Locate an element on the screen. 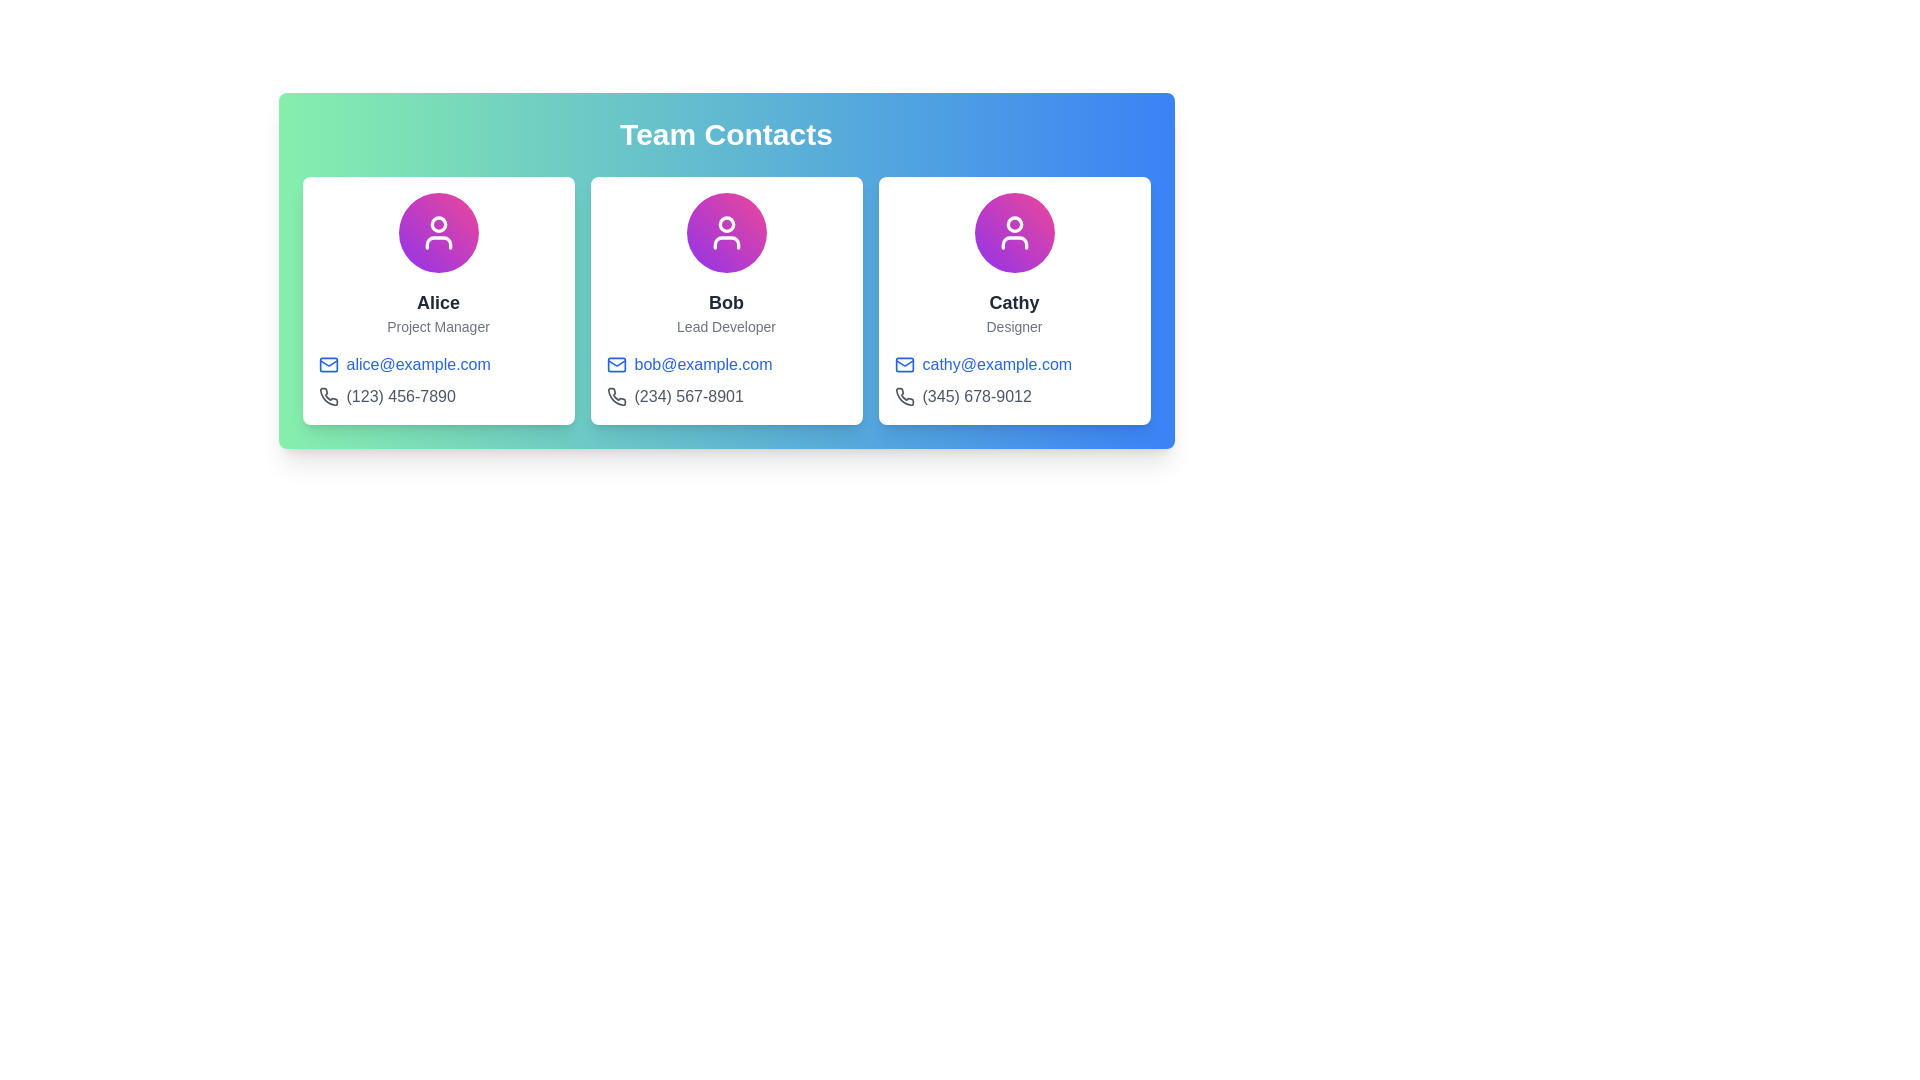 The width and height of the screenshot is (1920, 1080). the static text label reading 'Designer' located beneath the name 'Cathy' in the third profile card of the team contacts layout is located at coordinates (1014, 326).